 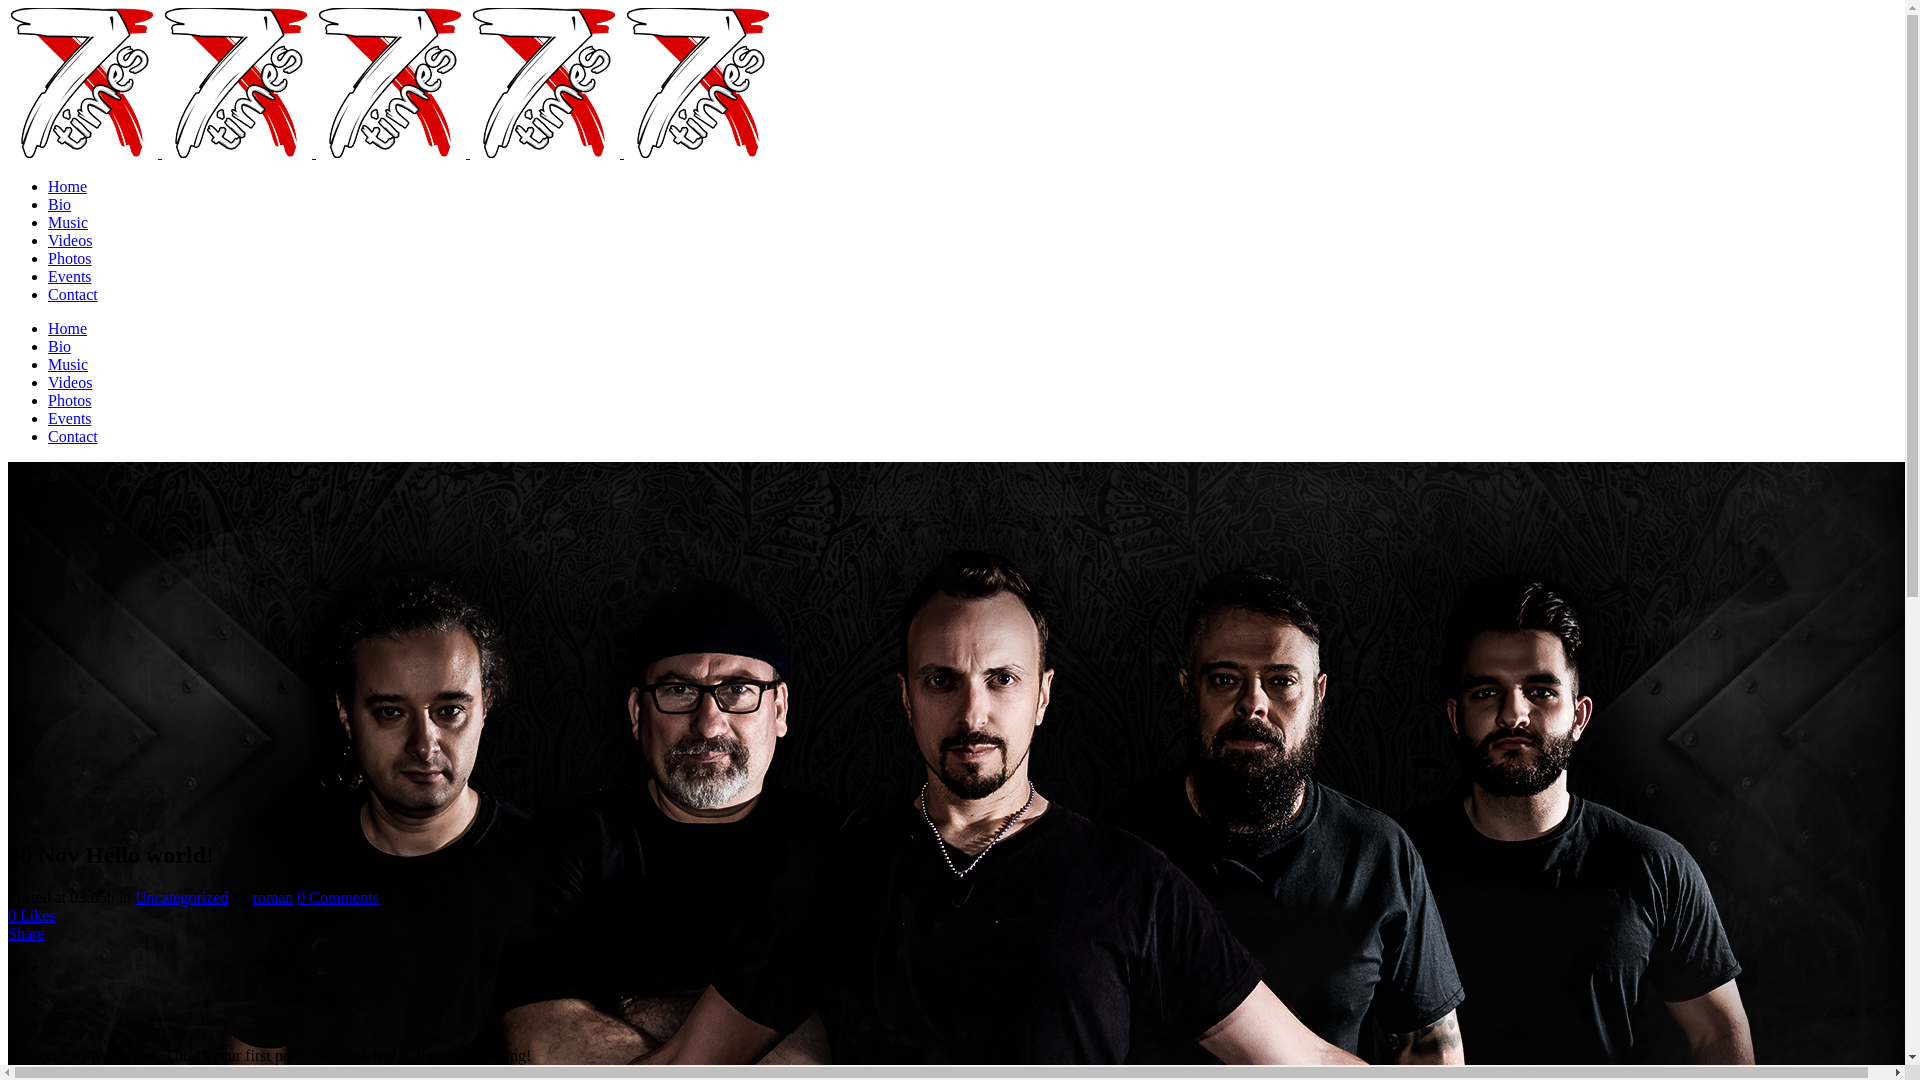 What do you see at coordinates (70, 239) in the screenshot?
I see `'Videos'` at bounding box center [70, 239].